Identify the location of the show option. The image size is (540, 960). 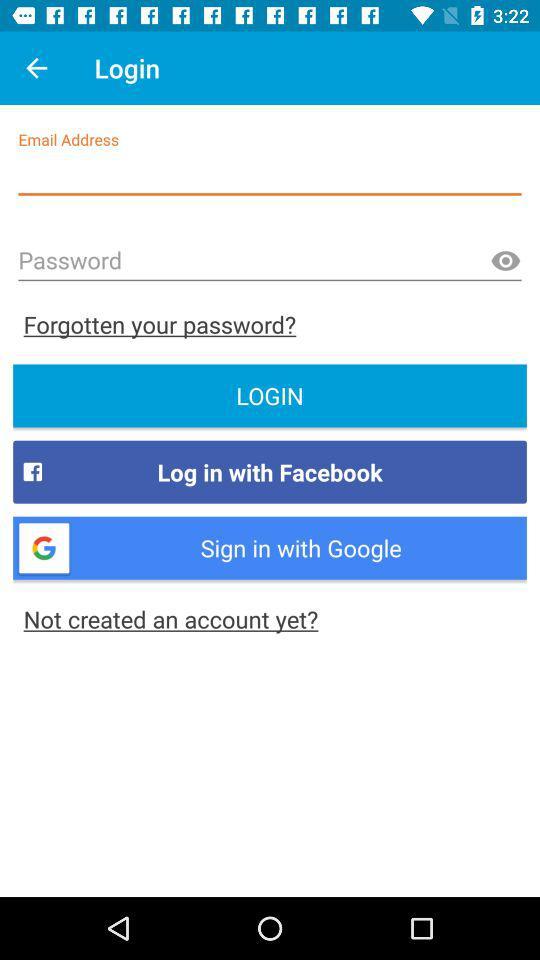
(504, 260).